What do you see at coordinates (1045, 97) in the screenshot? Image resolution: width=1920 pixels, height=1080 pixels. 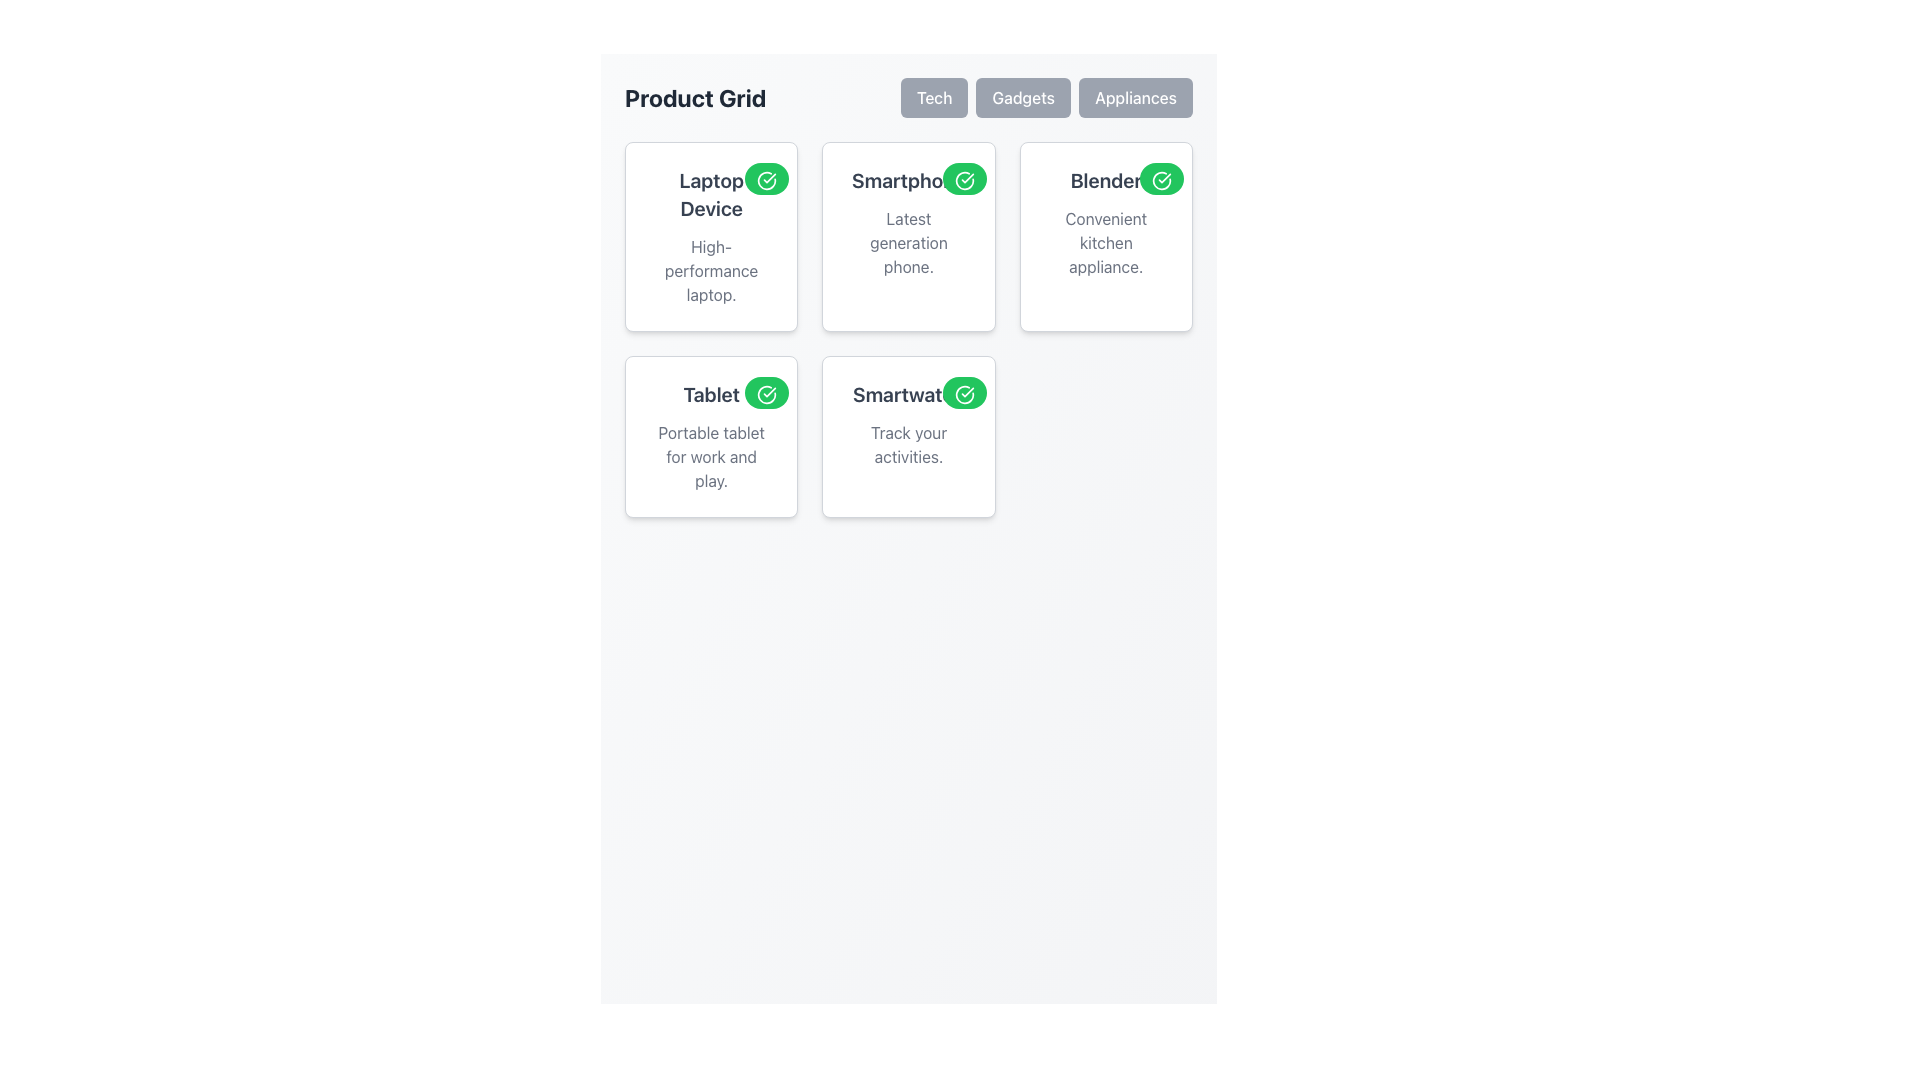 I see `the 'Gadgets' button, which is the second inline button with a light gray background and white text, to trigger a visual effect` at bounding box center [1045, 97].